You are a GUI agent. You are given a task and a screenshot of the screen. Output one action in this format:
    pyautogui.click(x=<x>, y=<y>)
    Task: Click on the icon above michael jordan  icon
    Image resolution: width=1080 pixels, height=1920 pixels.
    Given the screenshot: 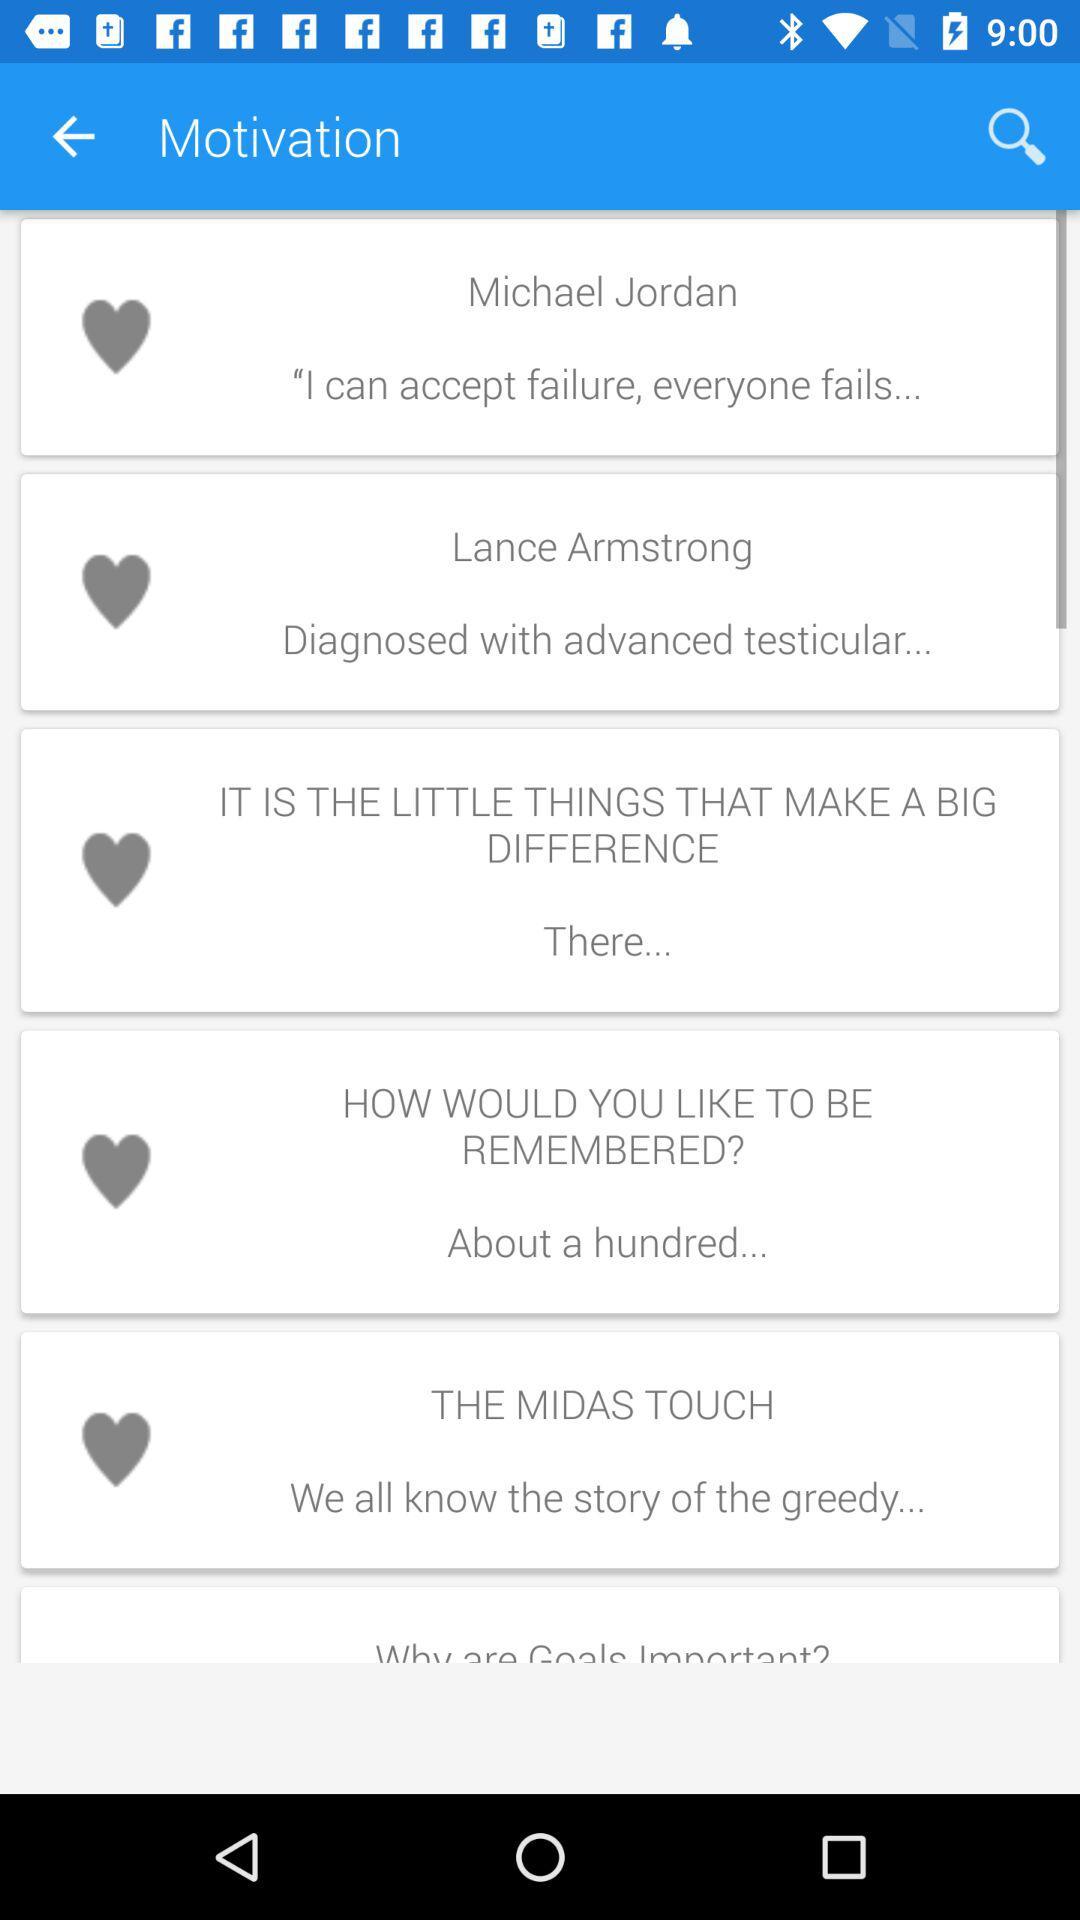 What is the action you would take?
    pyautogui.click(x=1017, y=135)
    